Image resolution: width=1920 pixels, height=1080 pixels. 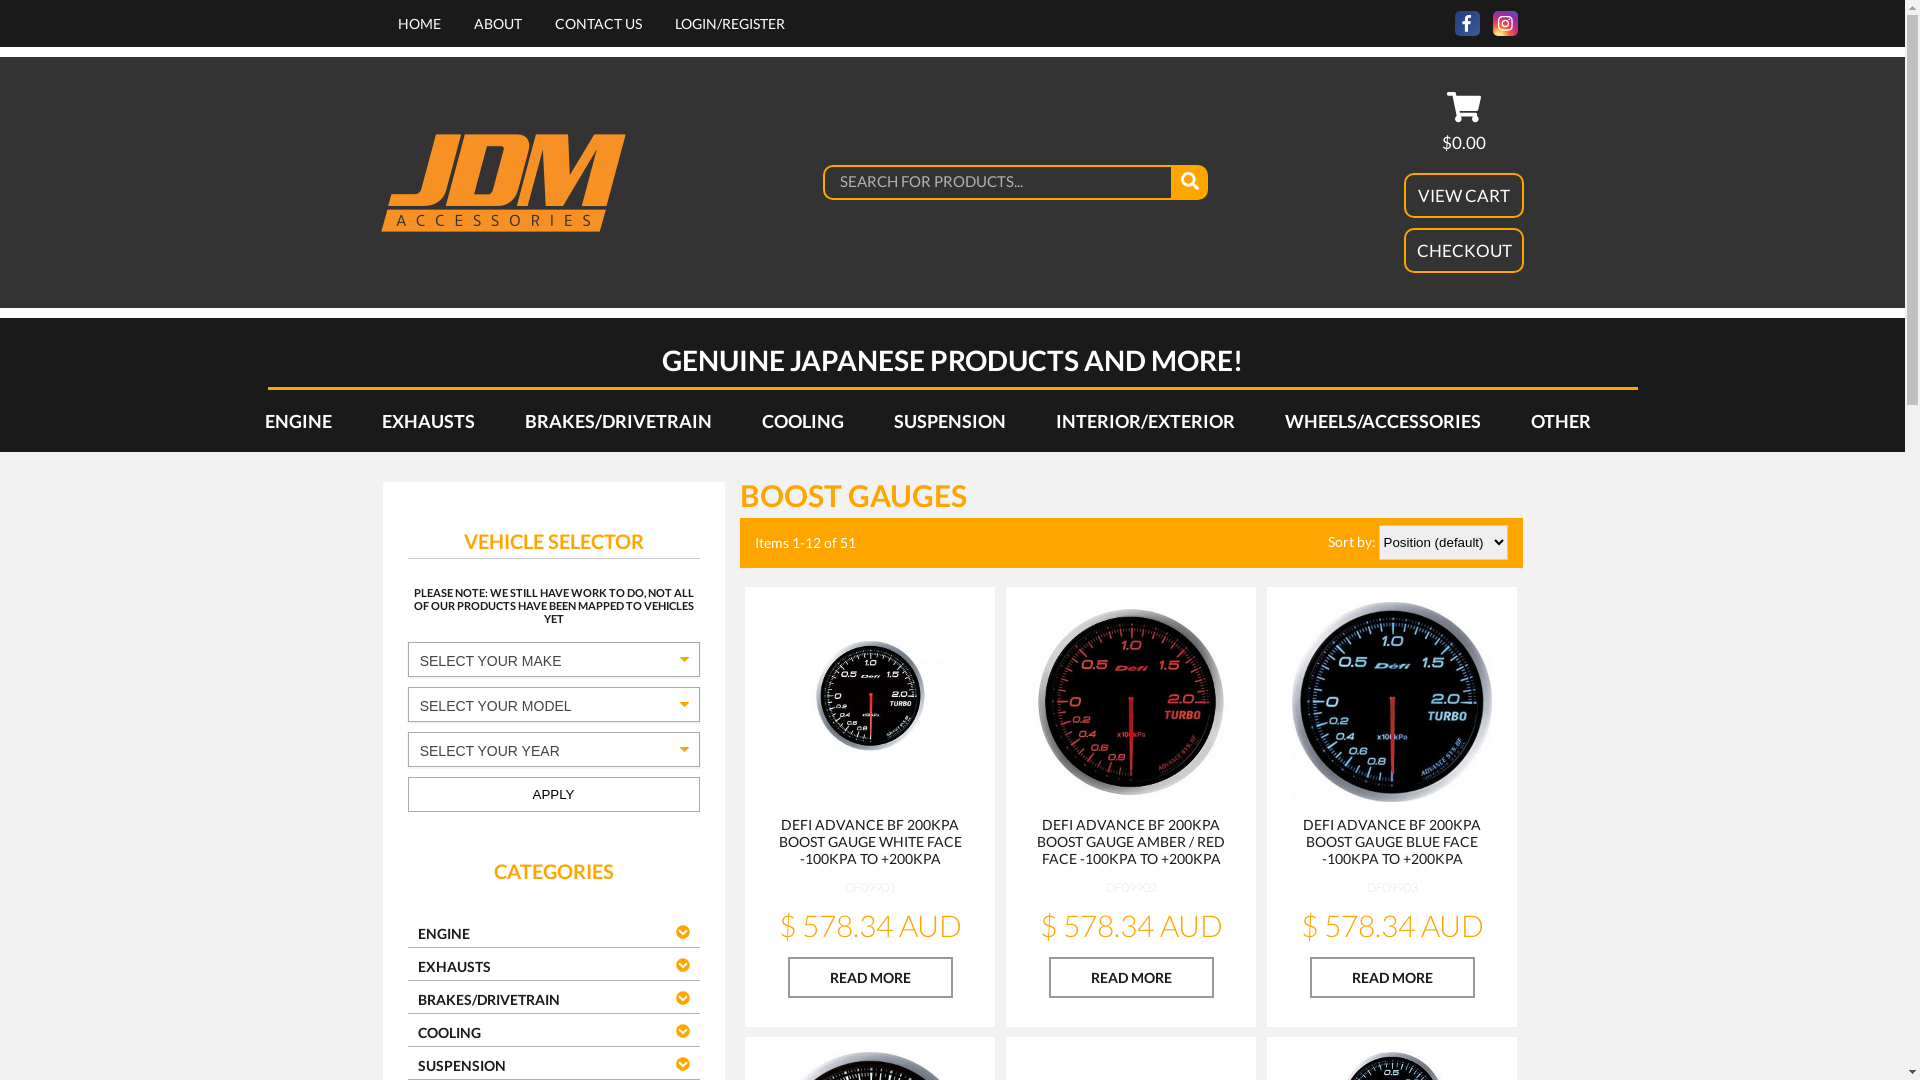 I want to click on 'CONTACT US', so click(x=553, y=23).